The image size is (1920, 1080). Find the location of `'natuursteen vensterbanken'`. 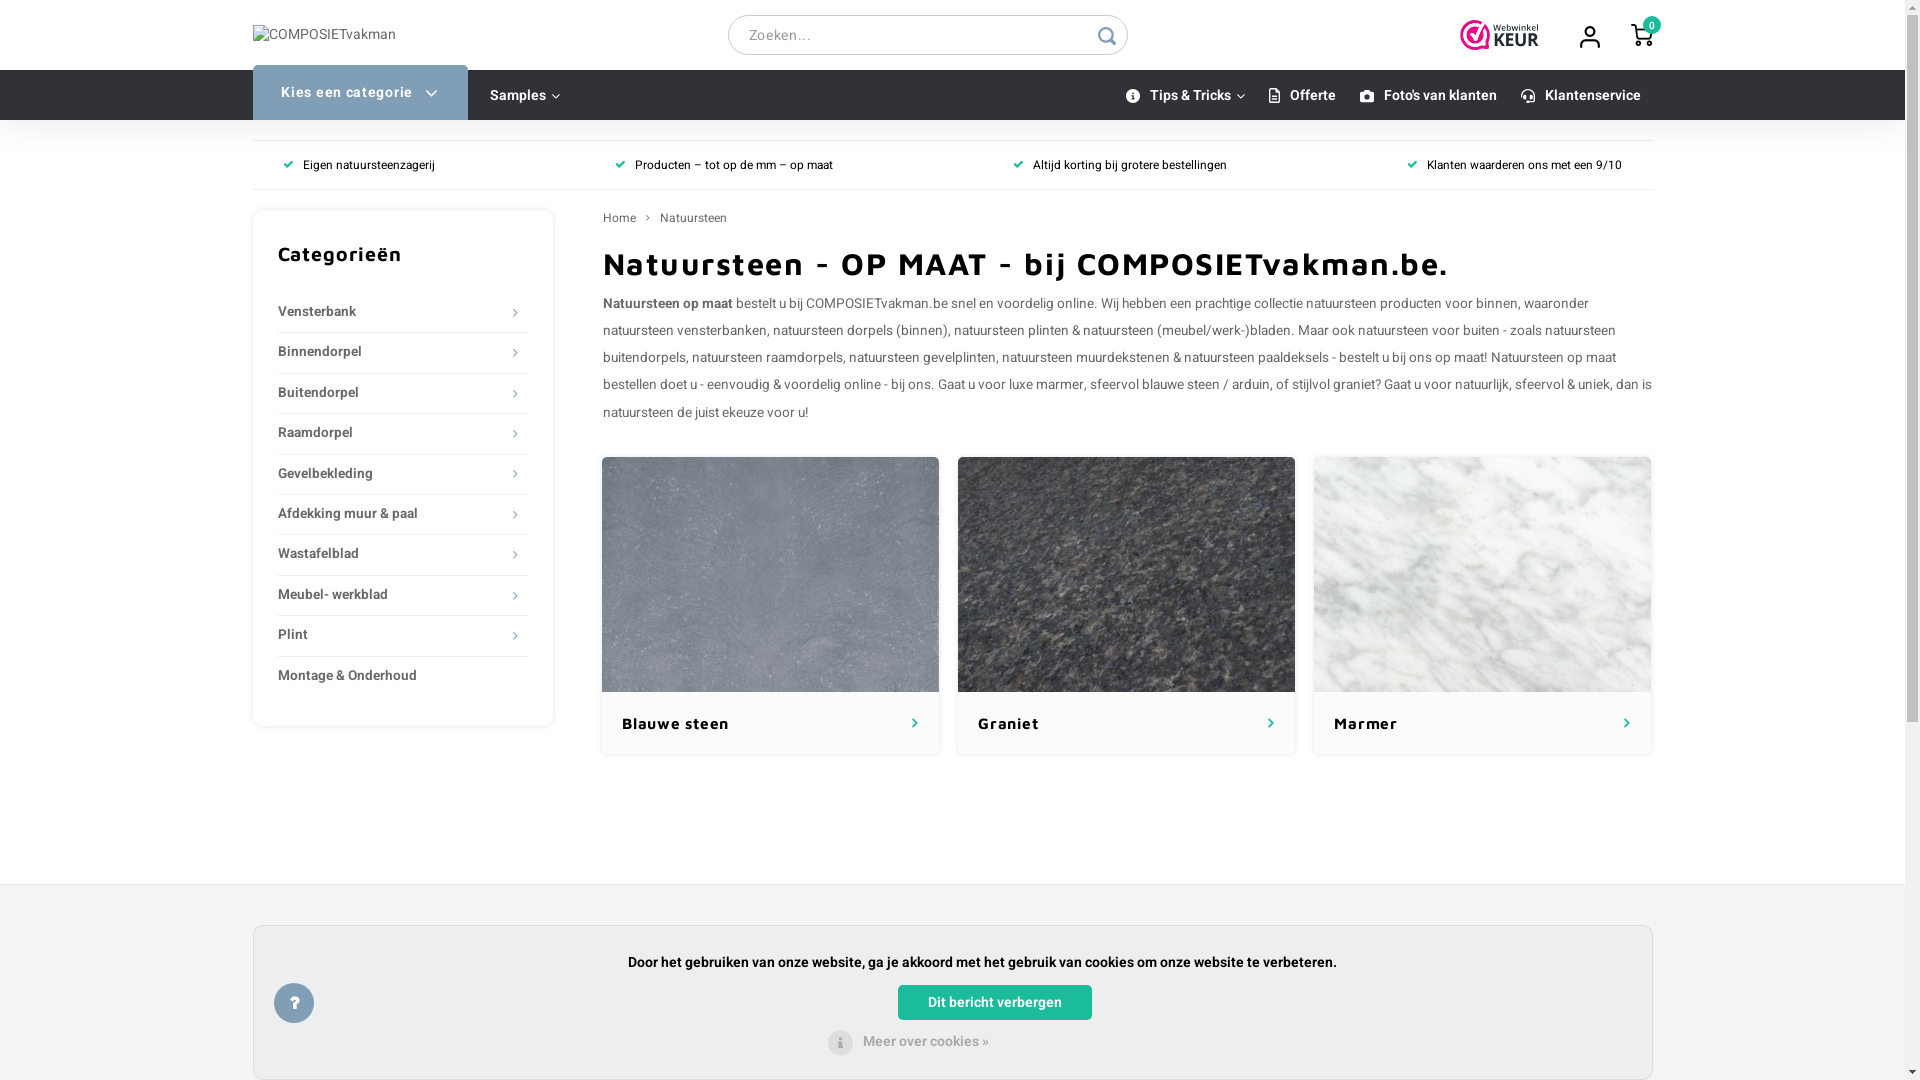

'natuursteen vensterbanken' is located at coordinates (684, 330).